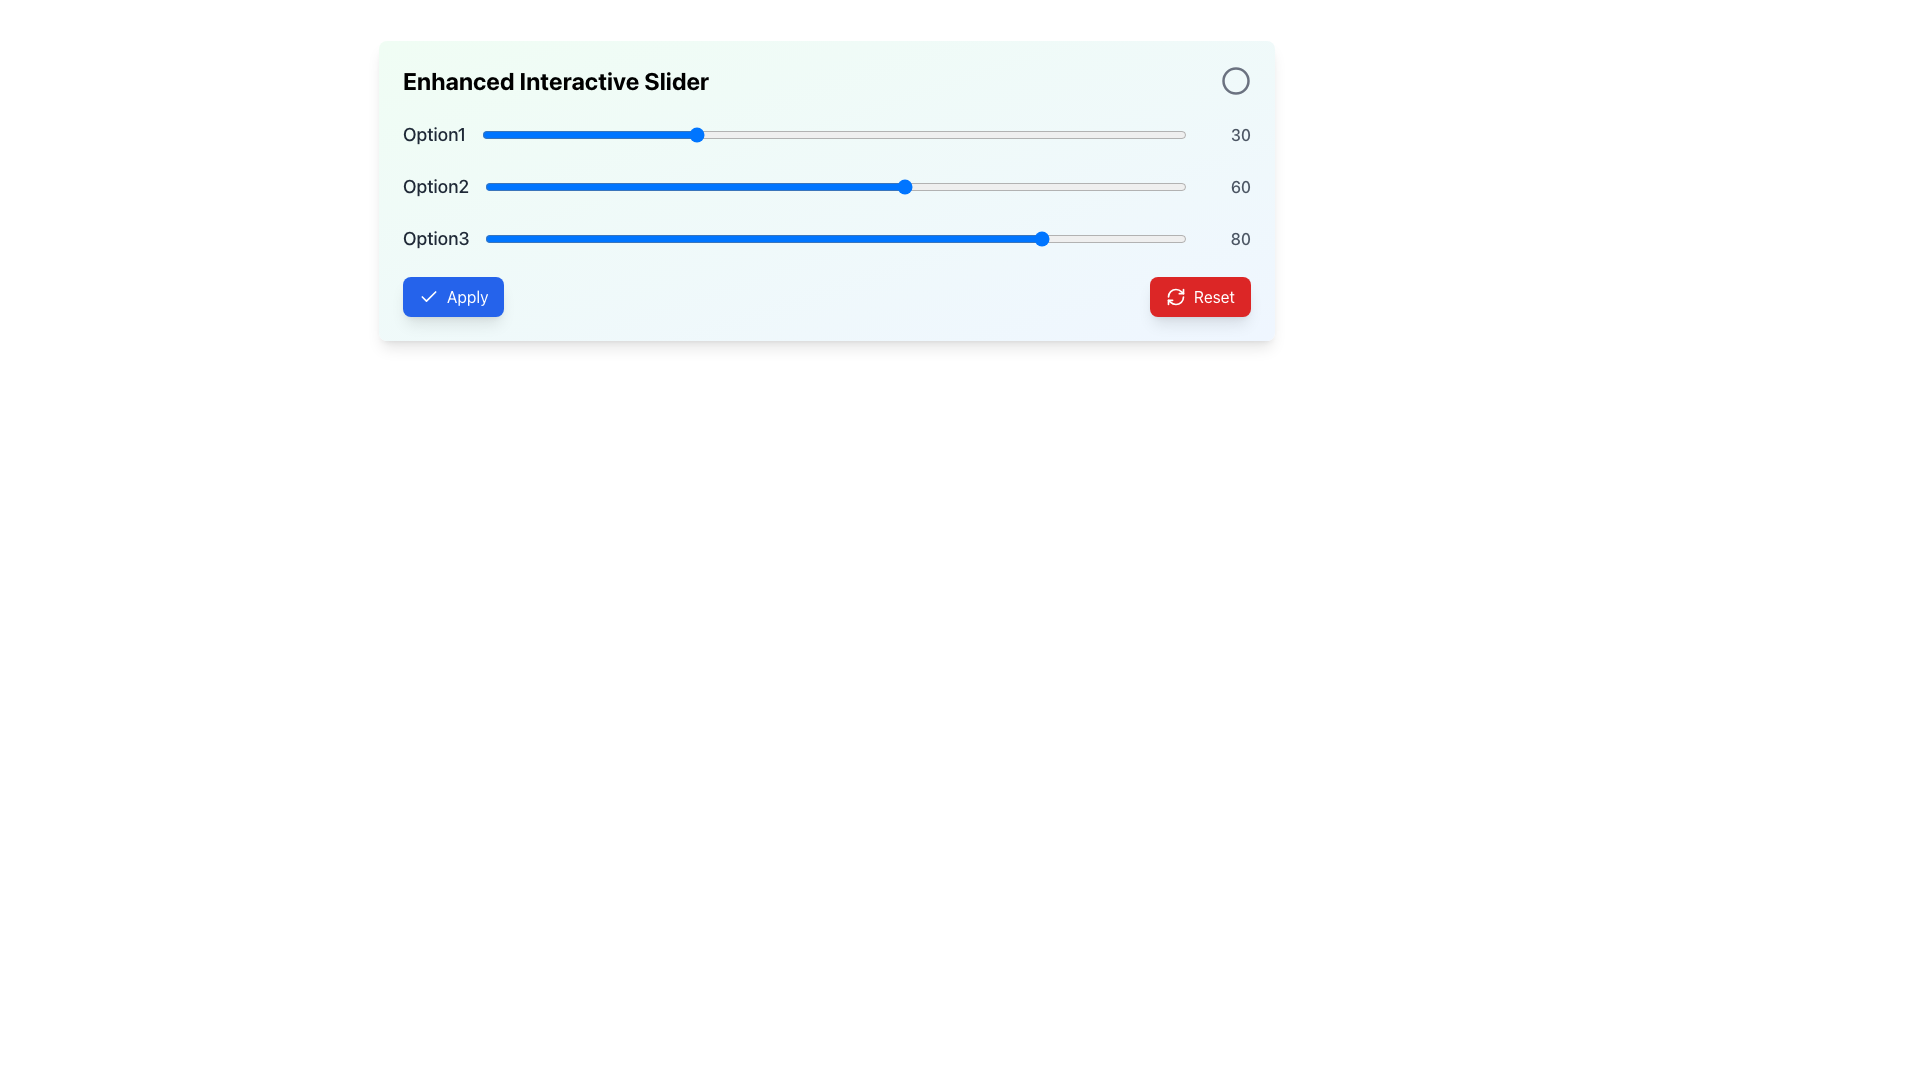 This screenshot has height=1080, width=1920. What do you see at coordinates (466, 297) in the screenshot?
I see `the text 'Apply' within the blue button located at the lower-left part of the interface` at bounding box center [466, 297].